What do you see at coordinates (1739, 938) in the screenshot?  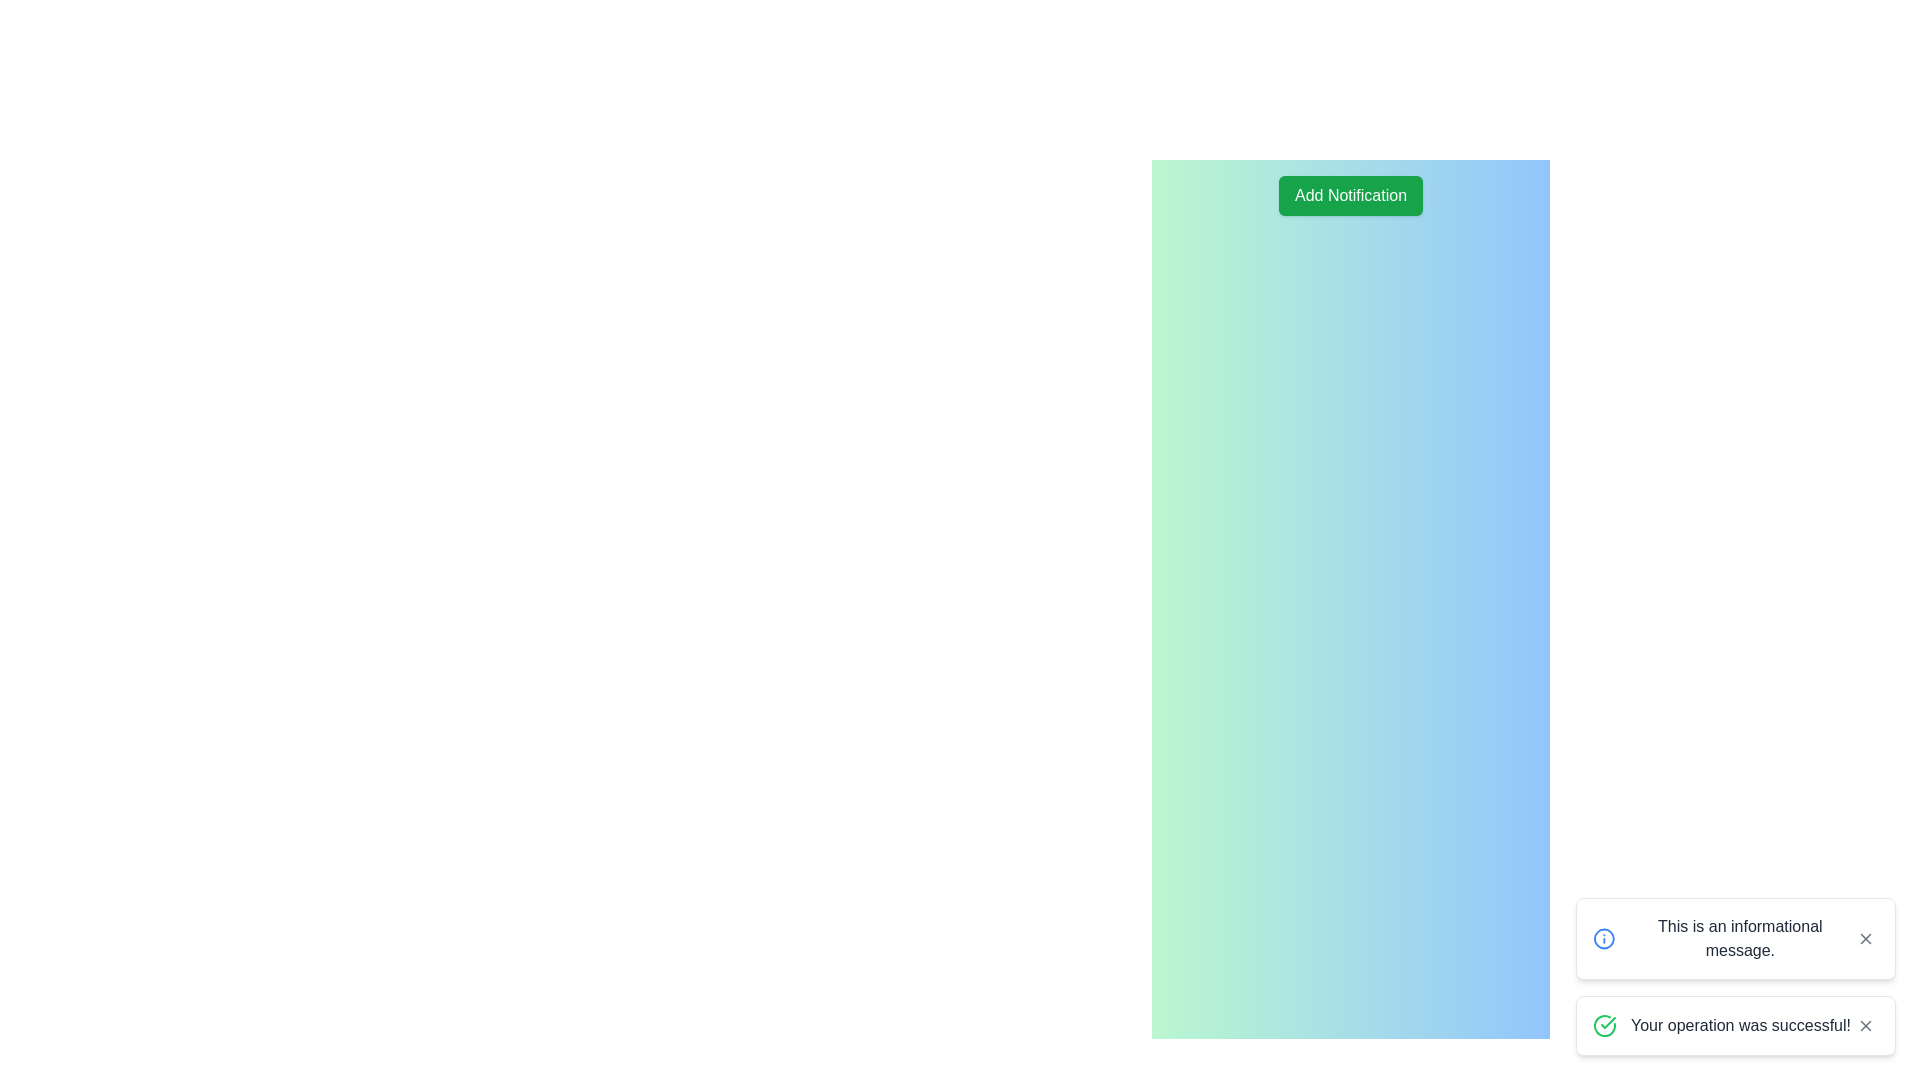 I see `informational message displayed in the text label located in the middle-right section of the display card` at bounding box center [1739, 938].